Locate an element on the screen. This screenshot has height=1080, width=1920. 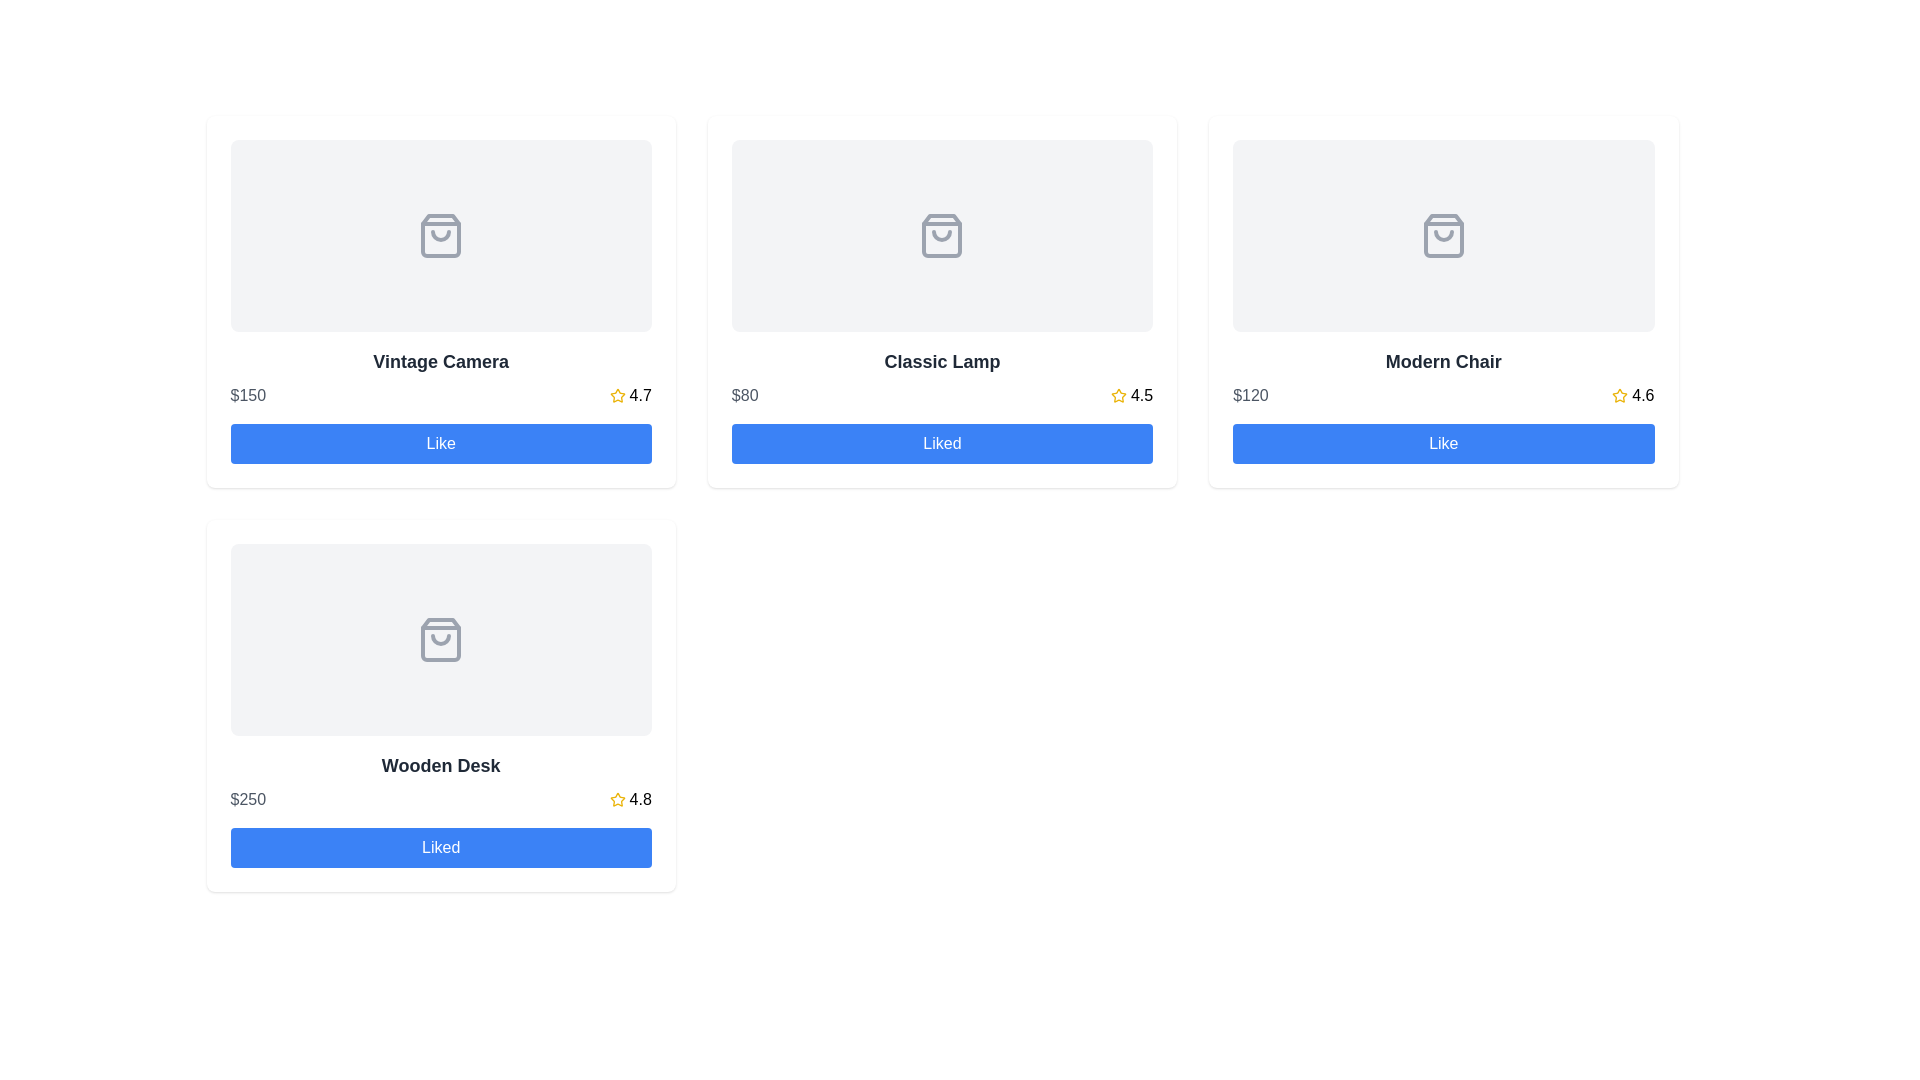
text label that displays 'Wooden Desk', which is styled in bold and positioned at the bottom section of a card layout in the grid interface is located at coordinates (440, 765).